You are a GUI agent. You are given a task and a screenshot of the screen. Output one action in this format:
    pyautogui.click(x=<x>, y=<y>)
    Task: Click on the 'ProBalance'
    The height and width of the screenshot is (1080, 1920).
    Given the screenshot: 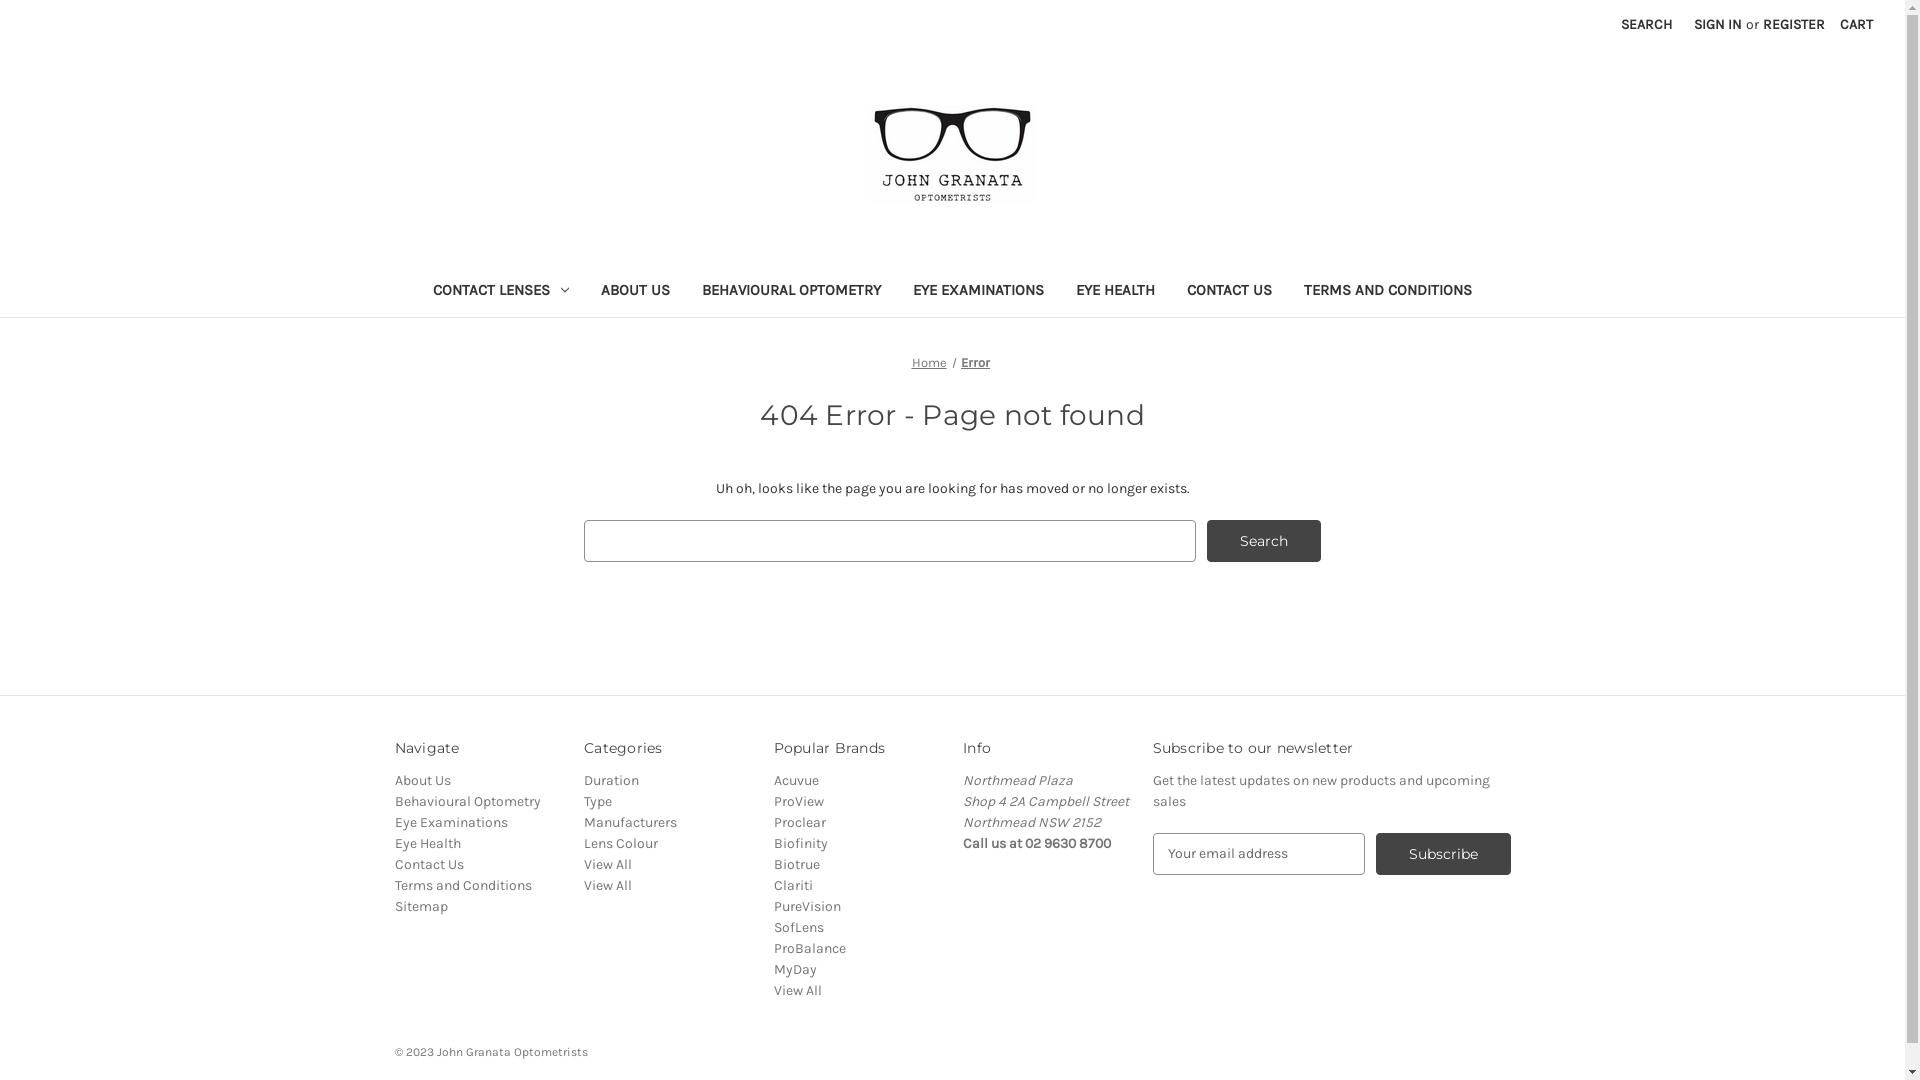 What is the action you would take?
    pyautogui.click(x=810, y=947)
    